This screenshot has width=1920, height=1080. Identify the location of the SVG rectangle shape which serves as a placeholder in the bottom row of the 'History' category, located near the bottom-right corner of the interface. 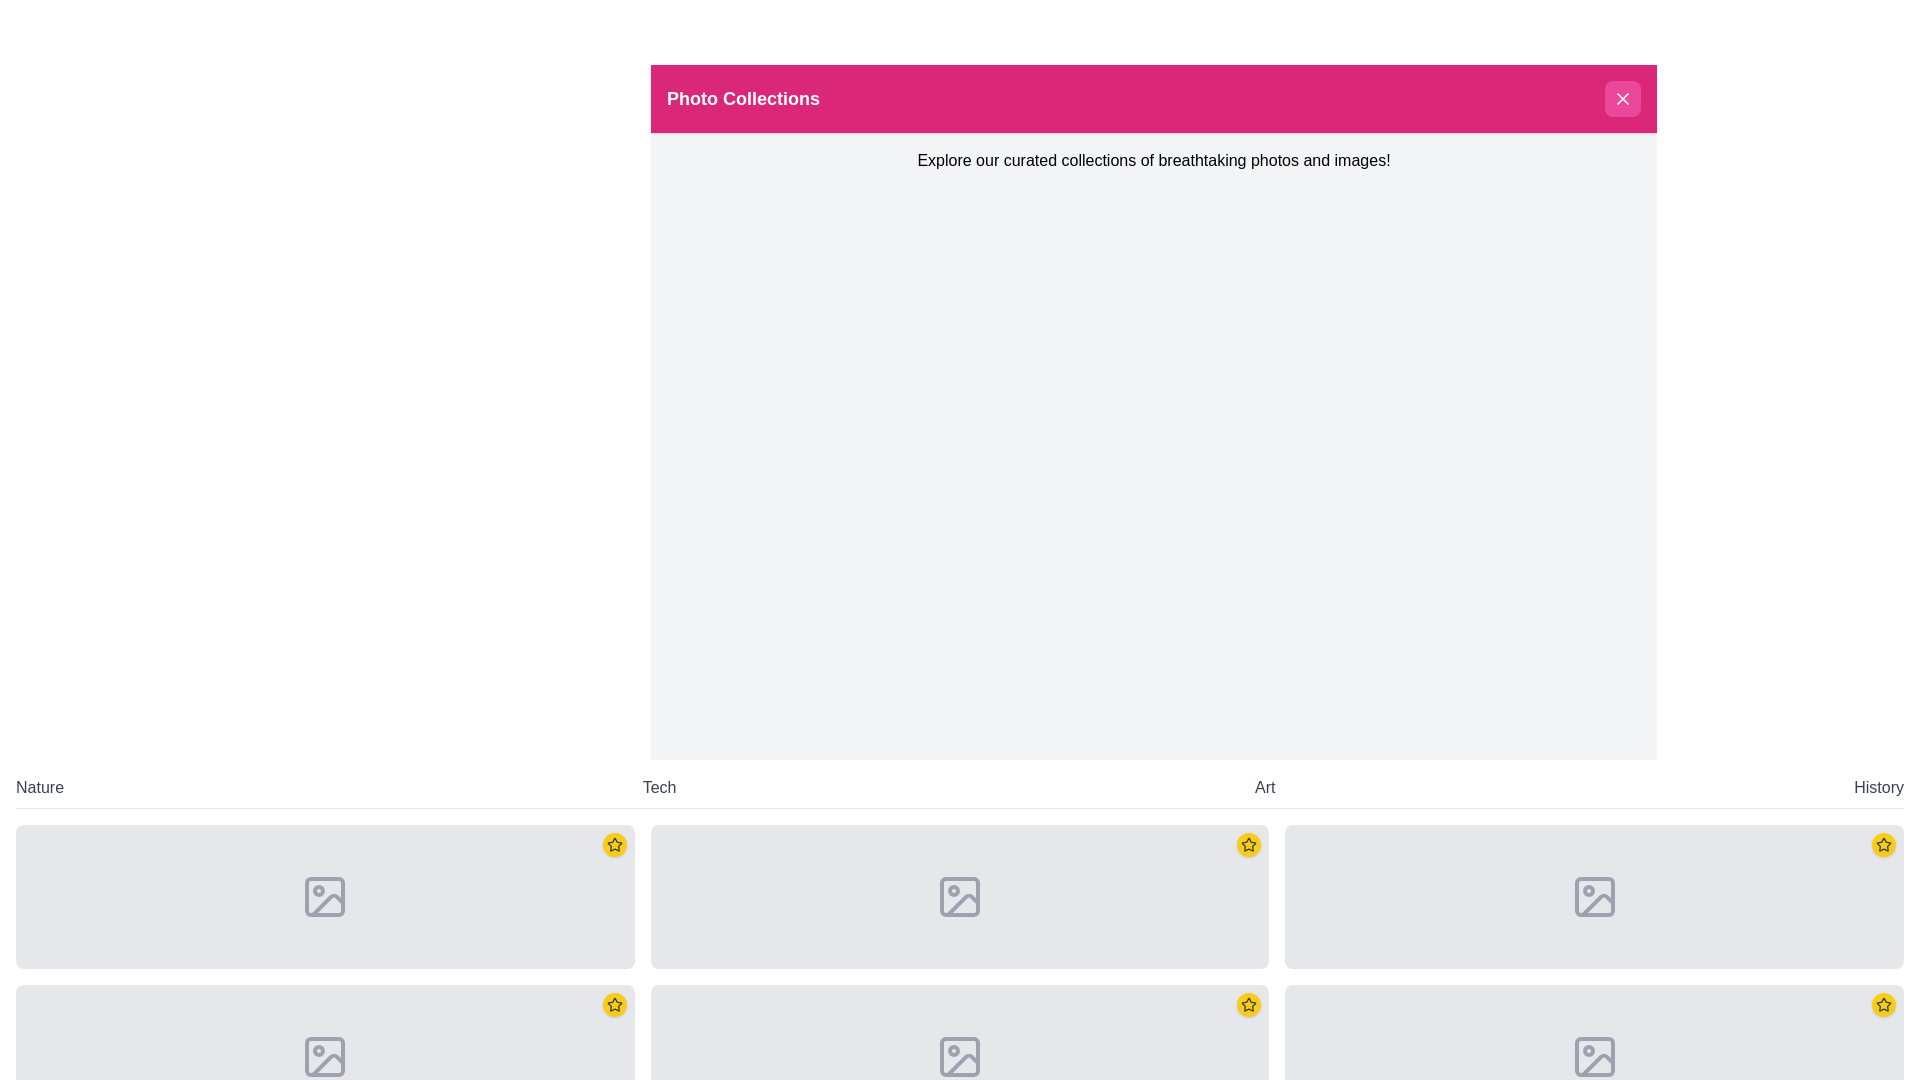
(1593, 1055).